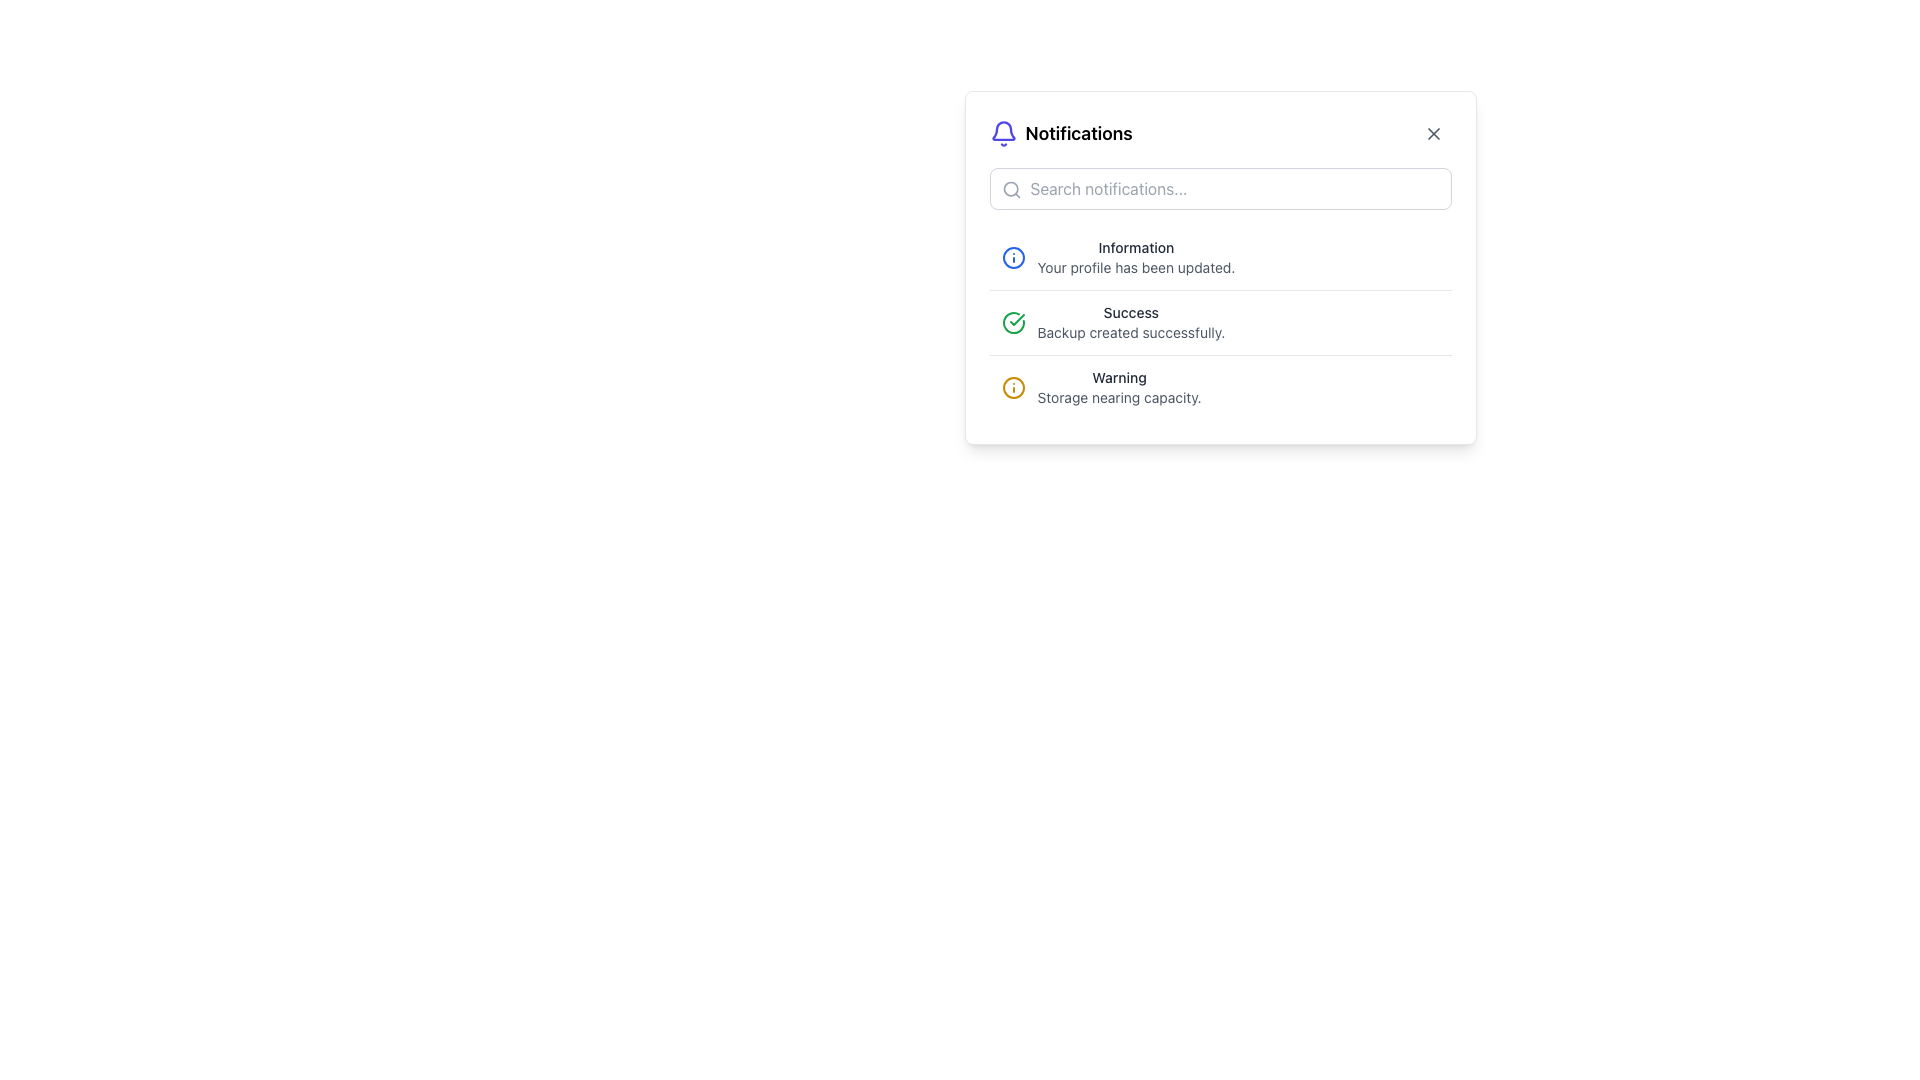 The height and width of the screenshot is (1080, 1920). What do you see at coordinates (1003, 131) in the screenshot?
I see `the bell icon representing notifications, located prominently near the top left corner of the Notifications panel` at bounding box center [1003, 131].